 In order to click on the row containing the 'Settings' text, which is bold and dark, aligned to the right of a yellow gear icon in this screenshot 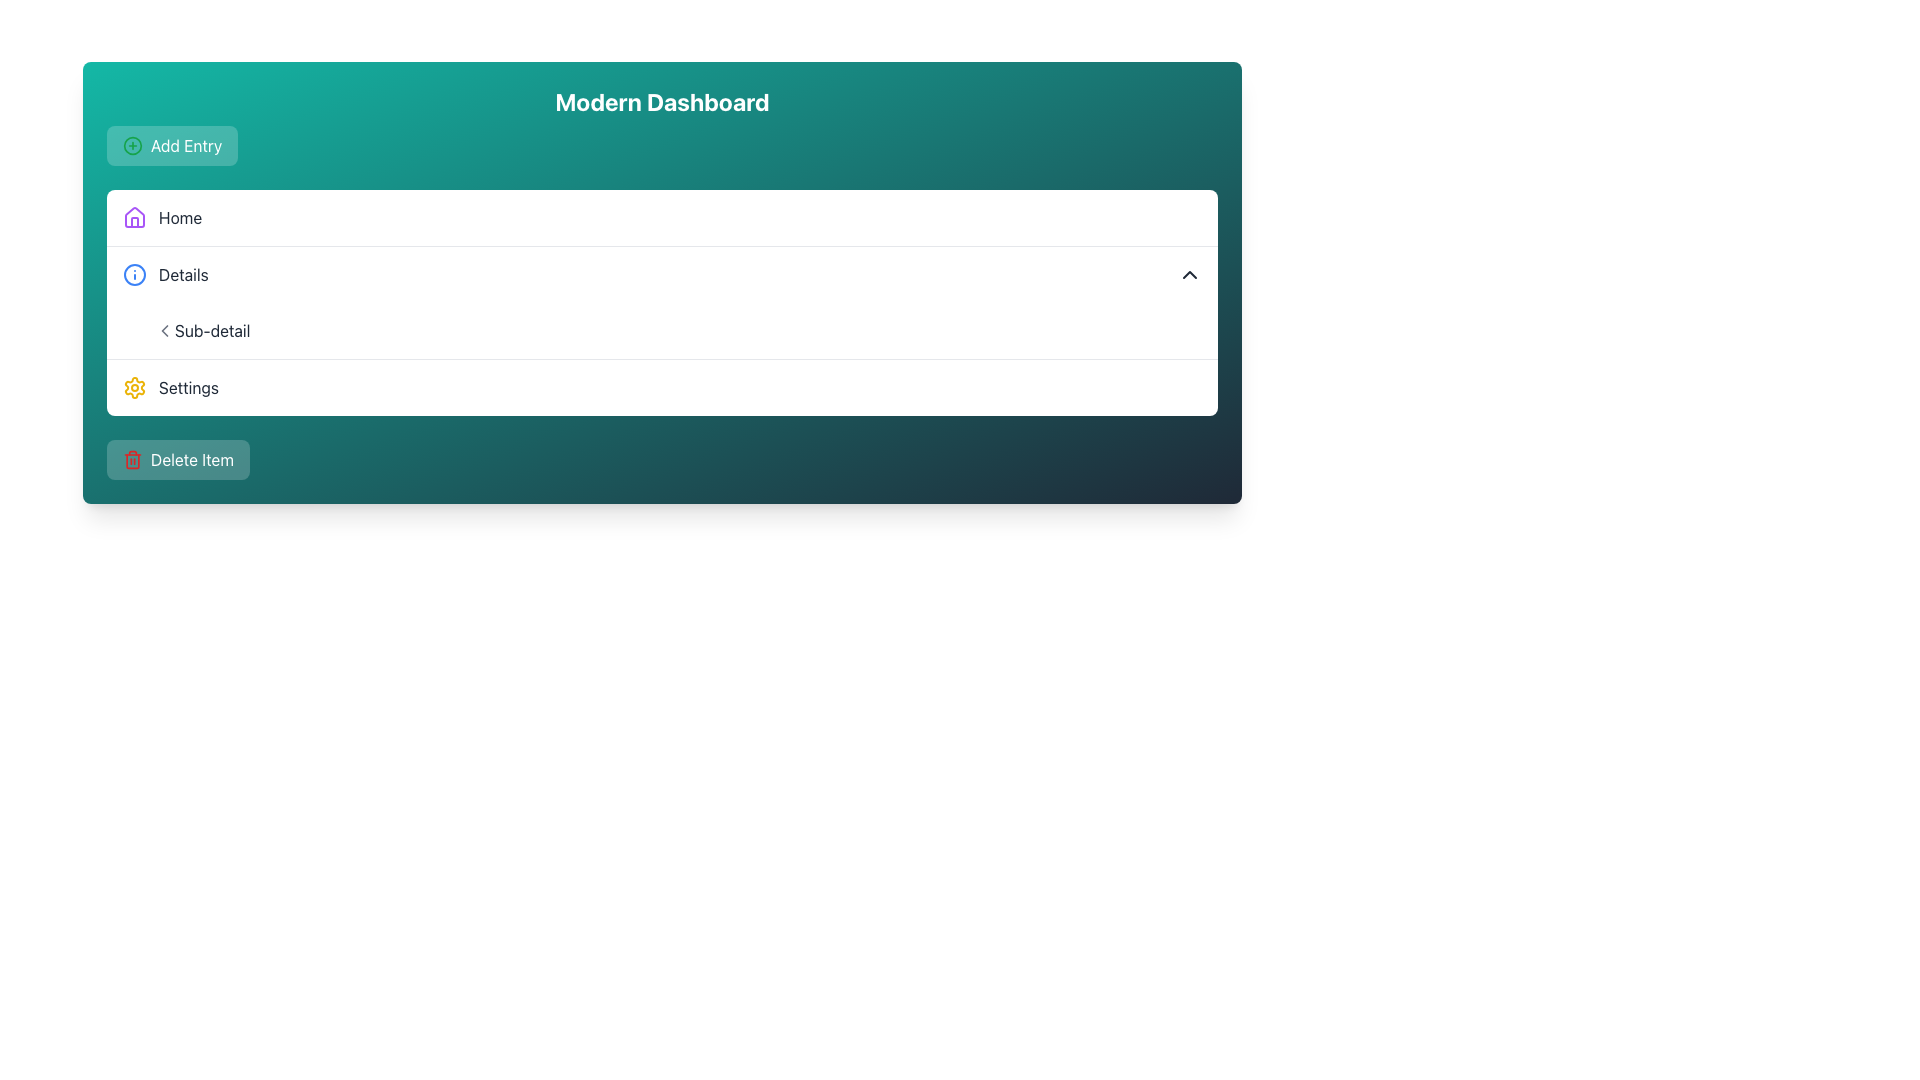, I will do `click(188, 388)`.